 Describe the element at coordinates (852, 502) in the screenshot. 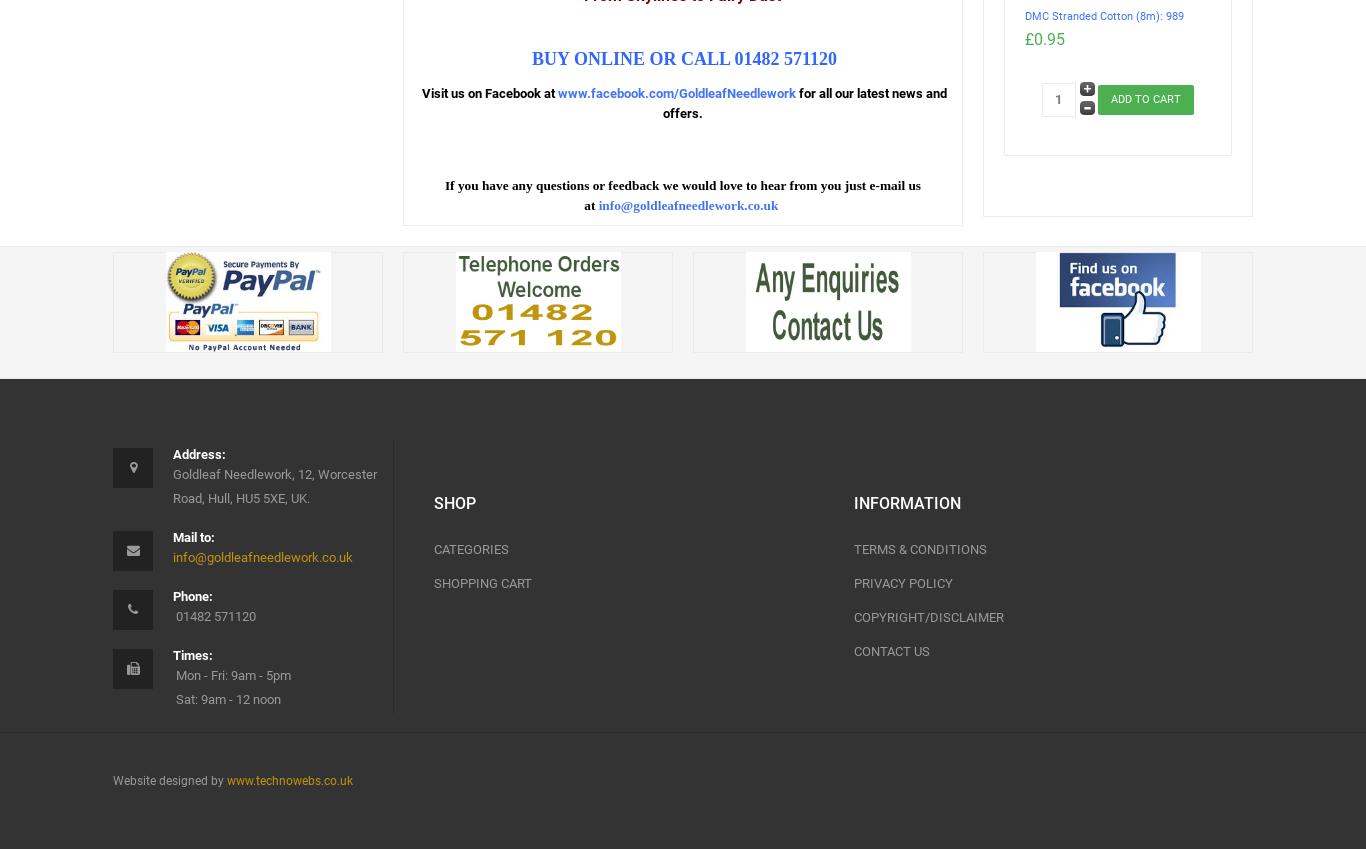

I see `'Information'` at that location.